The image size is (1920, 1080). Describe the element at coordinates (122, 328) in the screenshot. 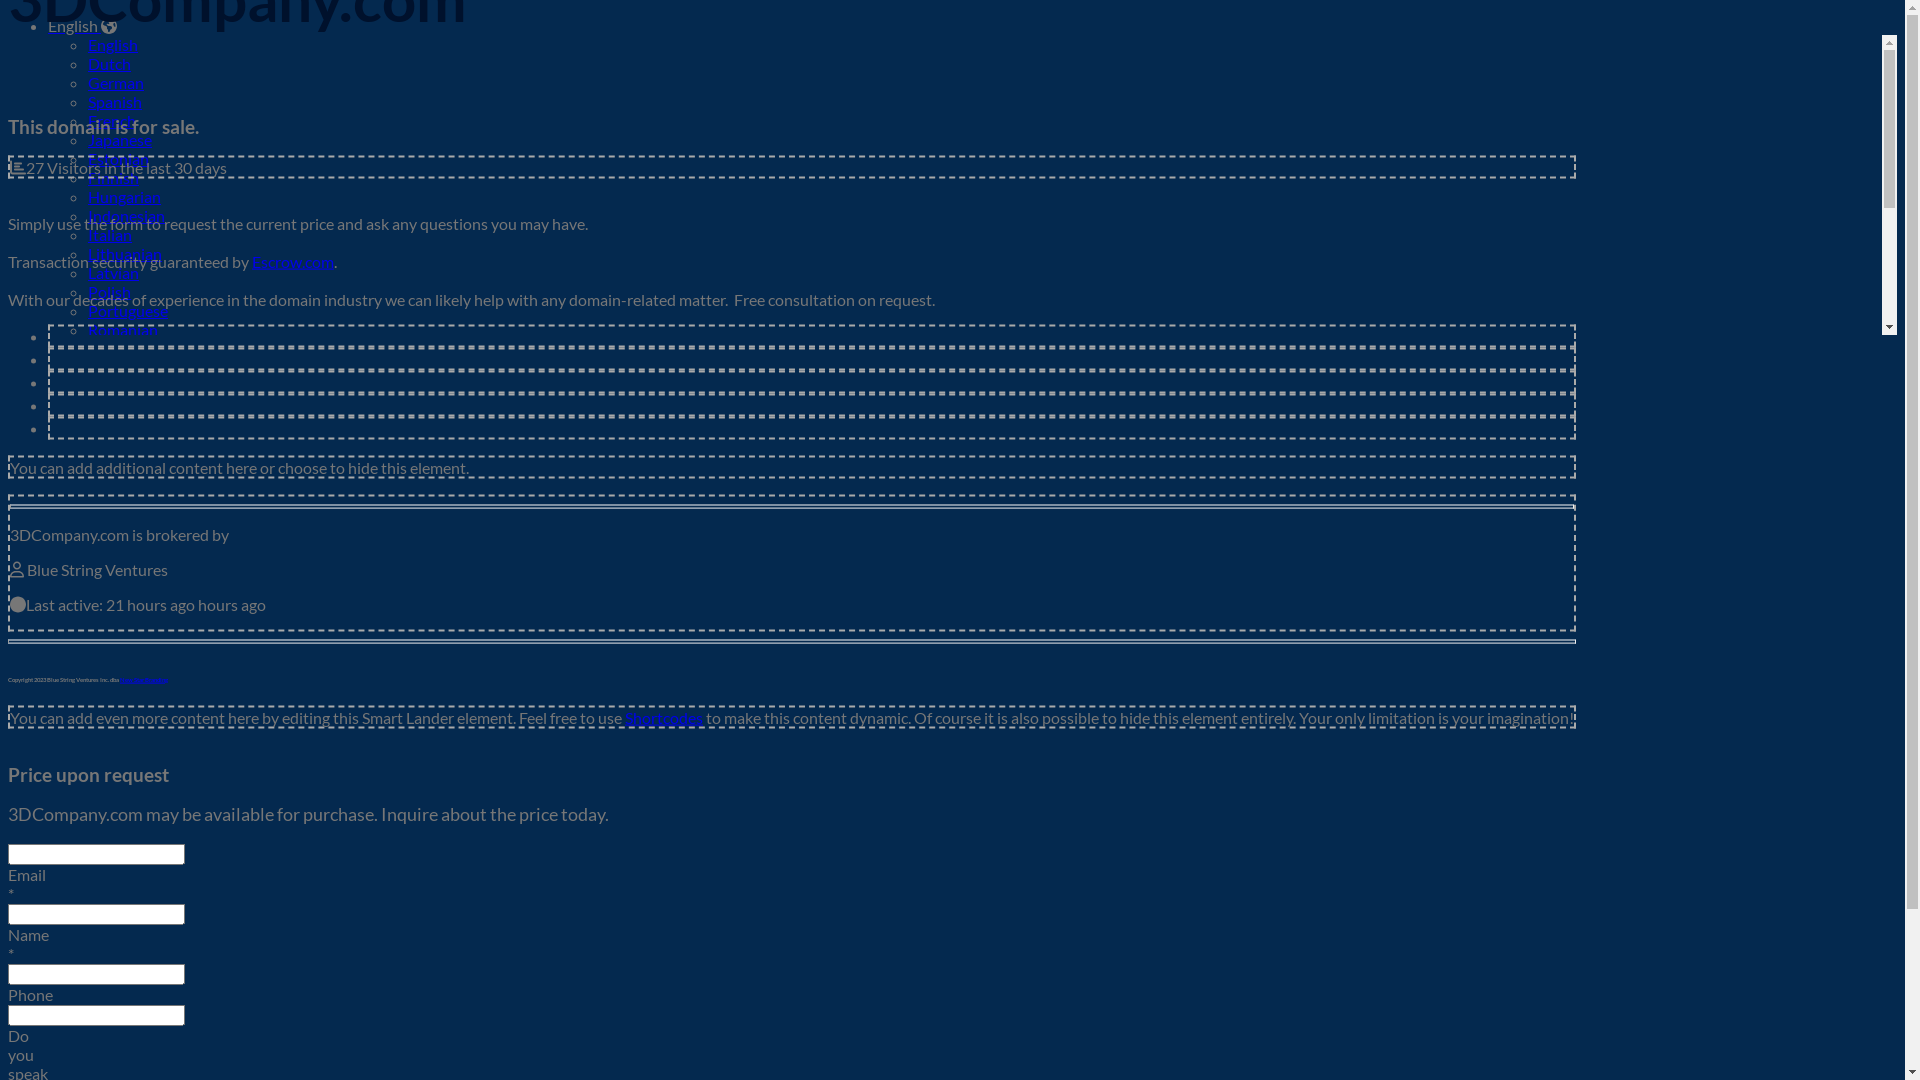

I see `'Romanian'` at that location.